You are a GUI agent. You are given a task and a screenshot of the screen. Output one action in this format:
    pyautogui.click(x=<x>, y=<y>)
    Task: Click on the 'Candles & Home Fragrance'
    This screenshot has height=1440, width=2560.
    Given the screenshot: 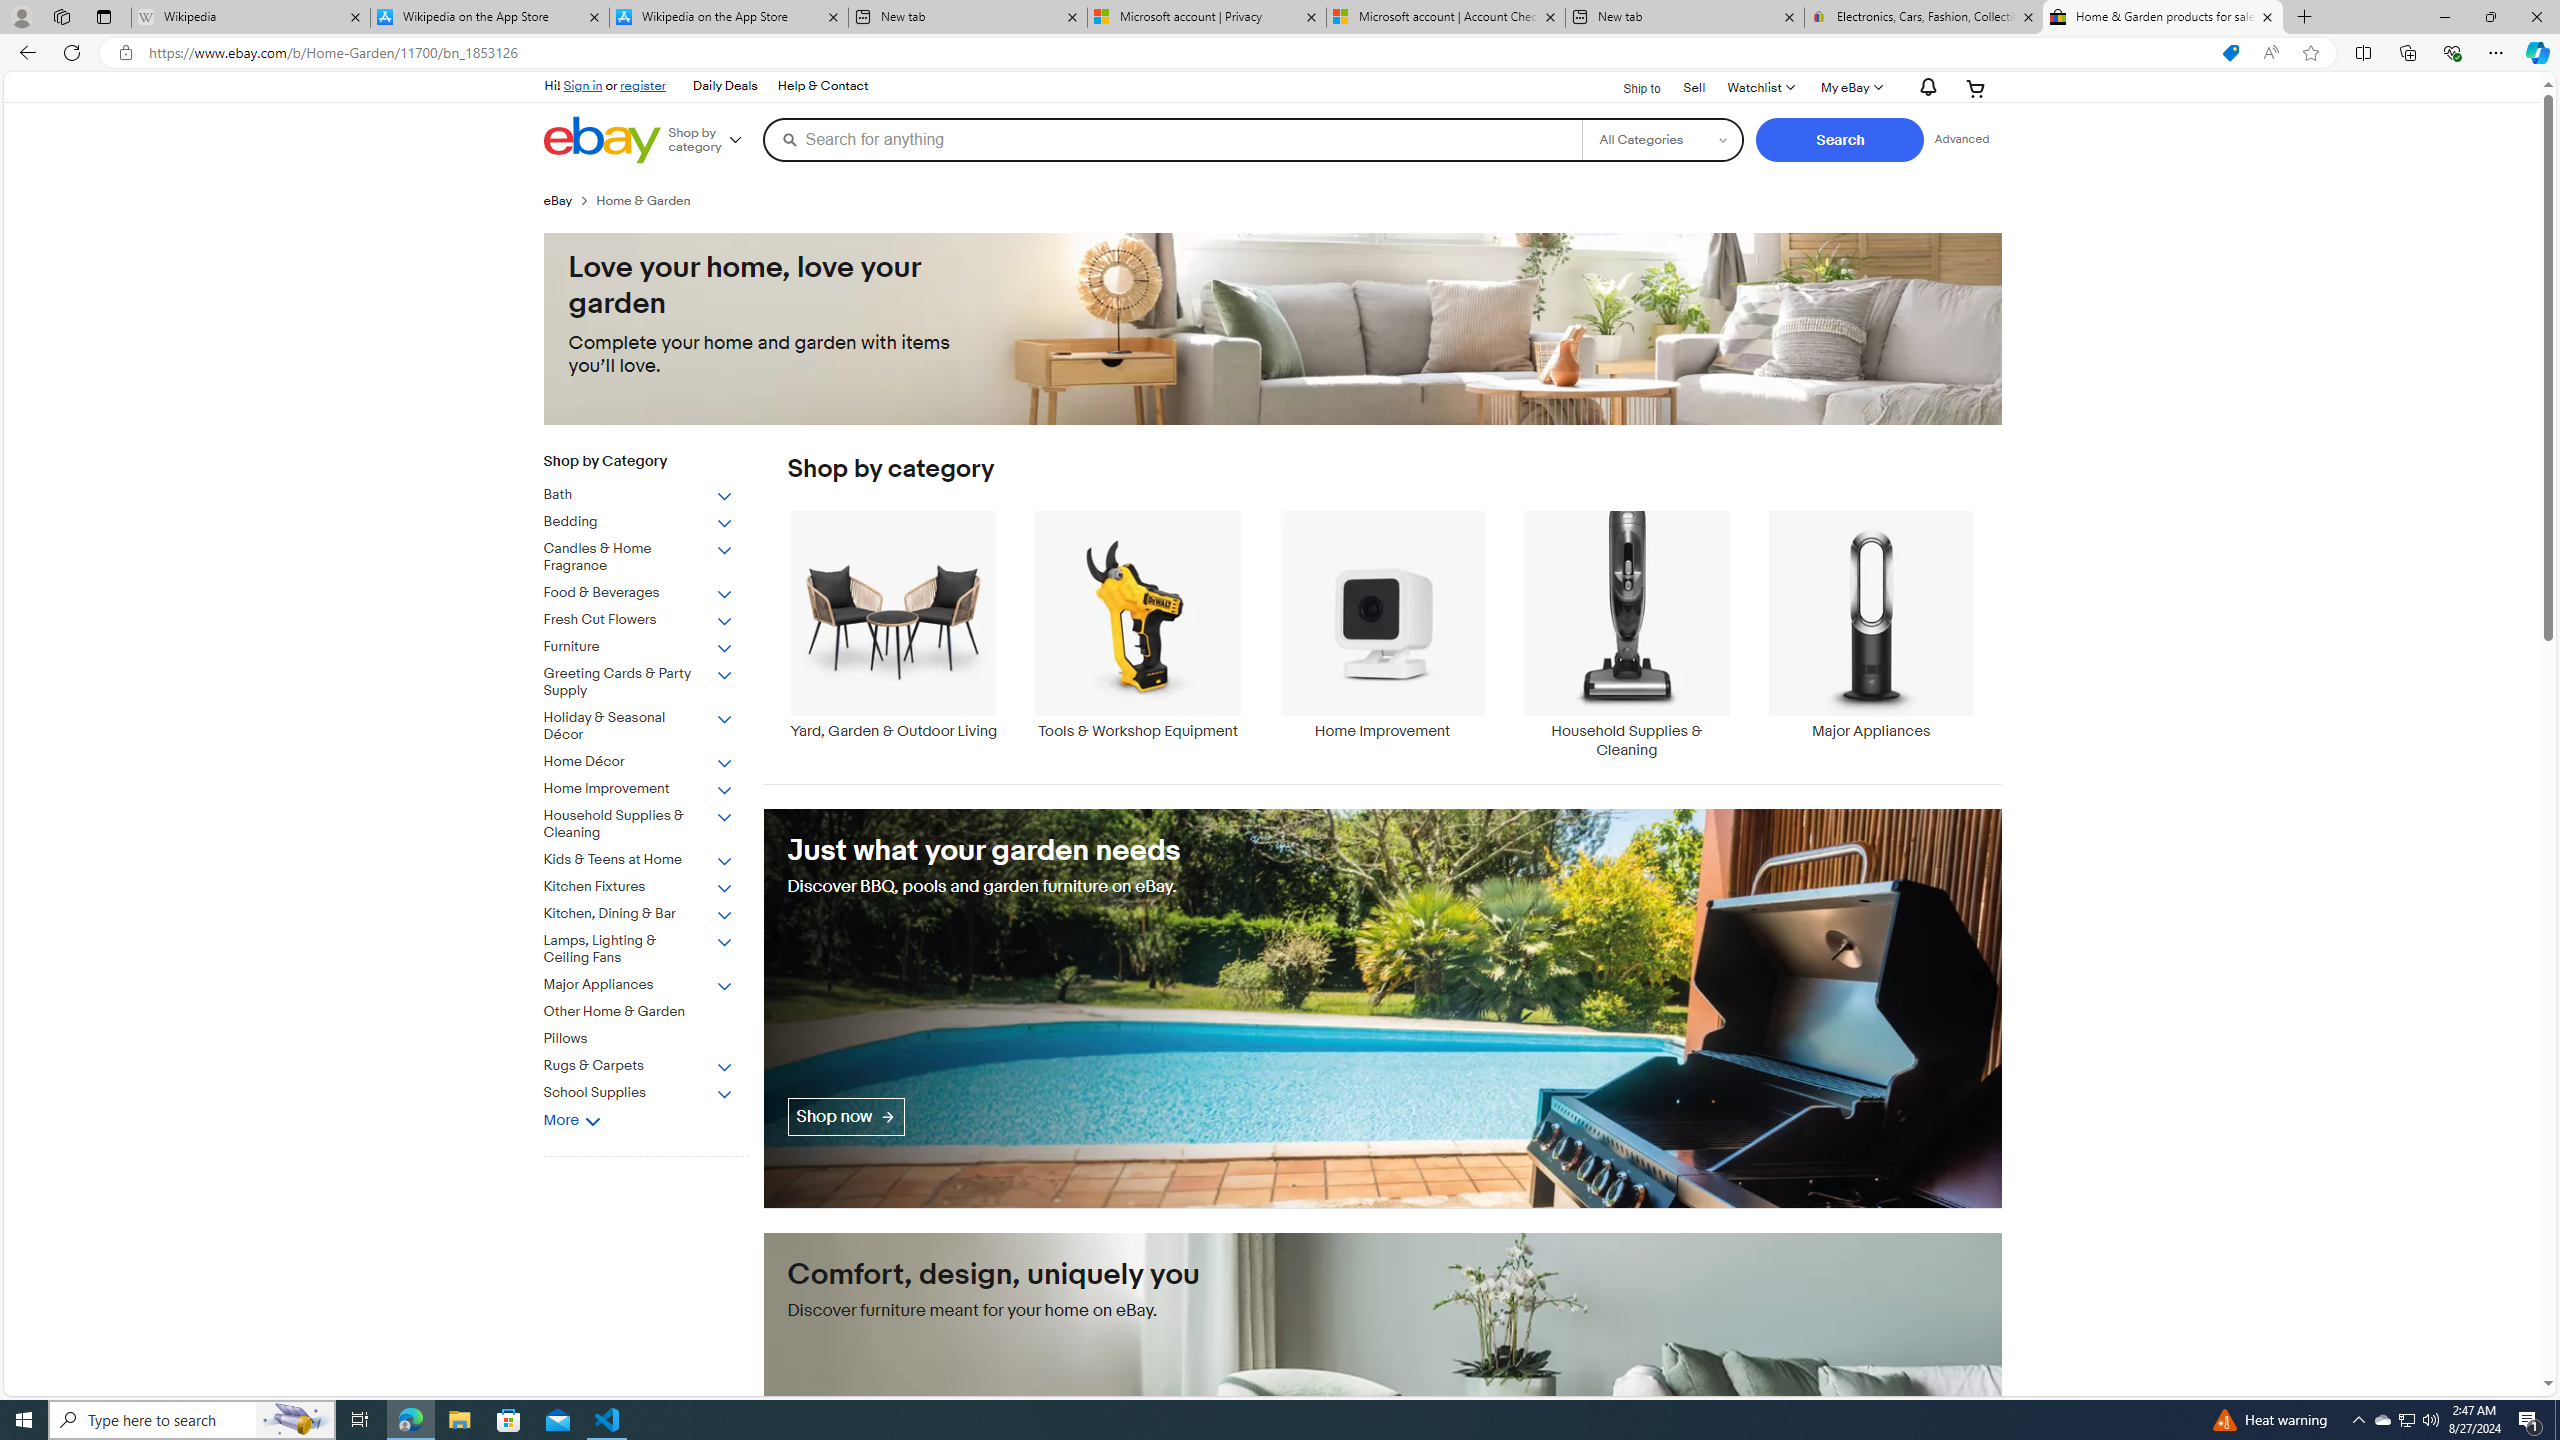 What is the action you would take?
    pyautogui.click(x=637, y=558)
    